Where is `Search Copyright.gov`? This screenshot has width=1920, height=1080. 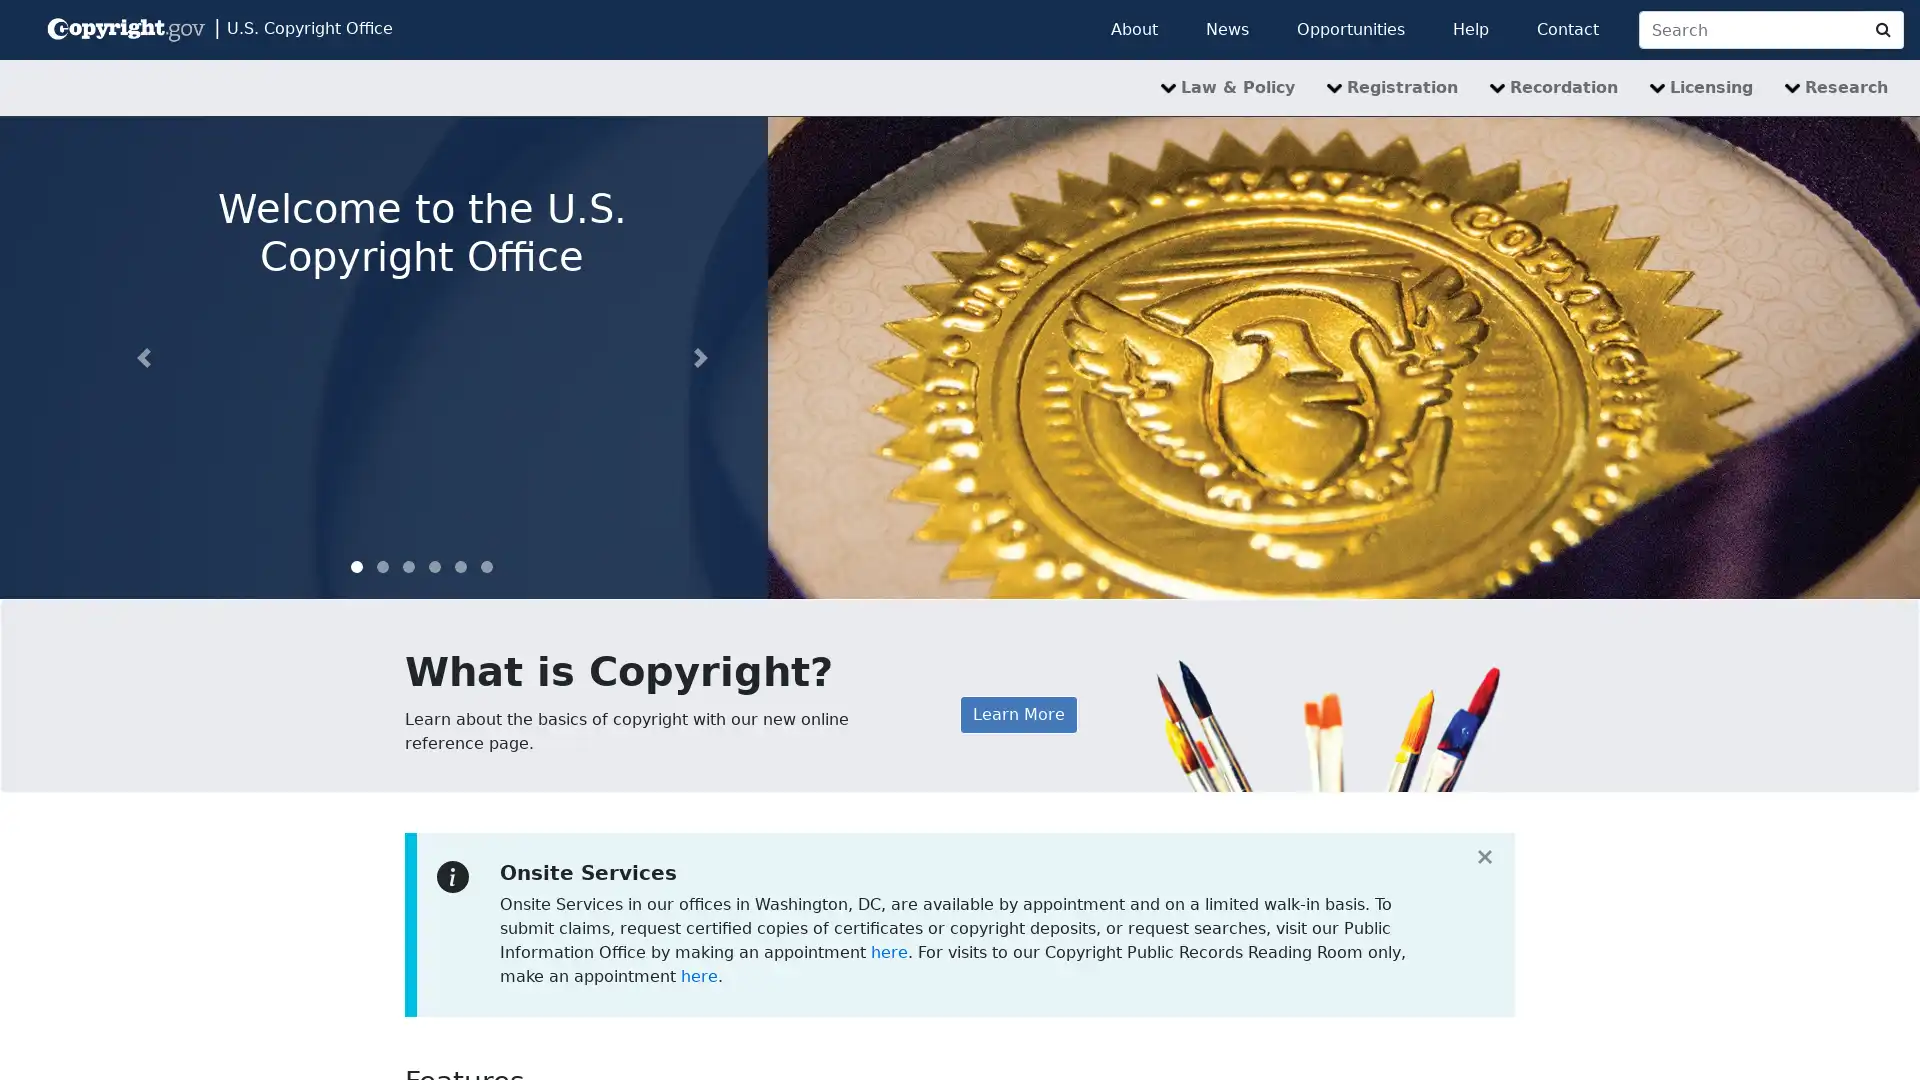 Search Copyright.gov is located at coordinates (1882, 30).